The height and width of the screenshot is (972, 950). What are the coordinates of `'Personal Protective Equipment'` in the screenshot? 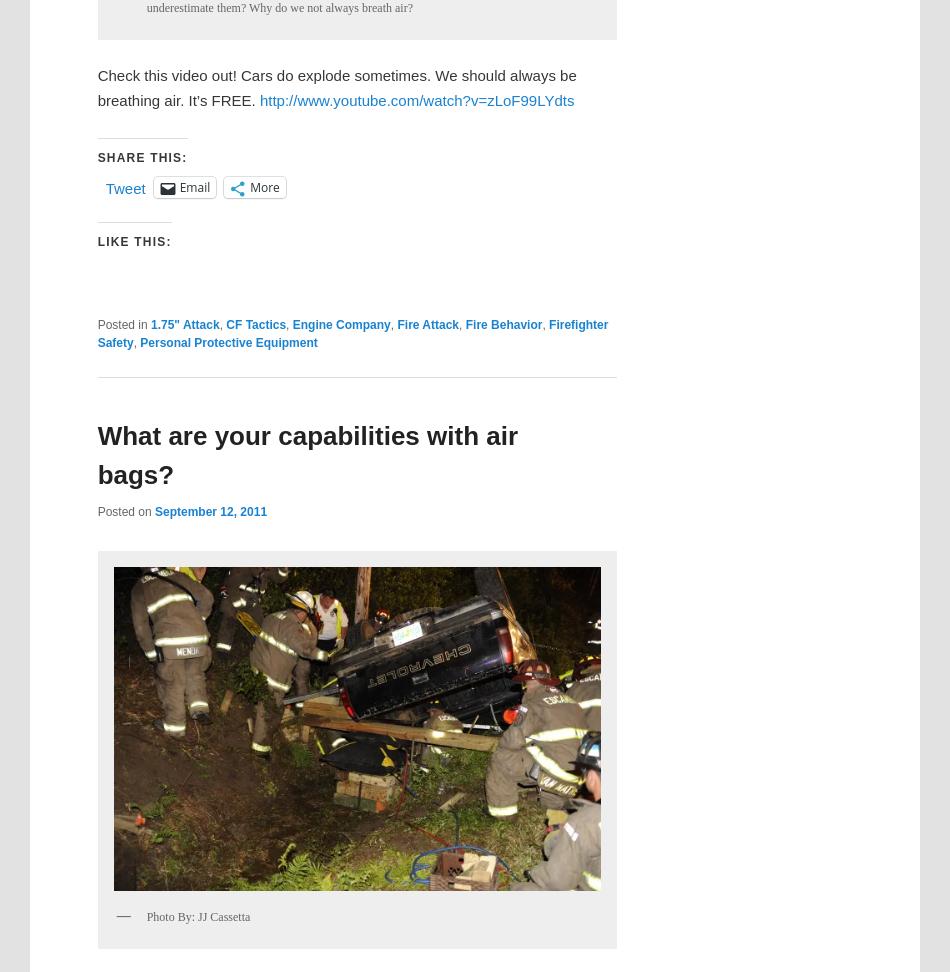 It's located at (140, 342).